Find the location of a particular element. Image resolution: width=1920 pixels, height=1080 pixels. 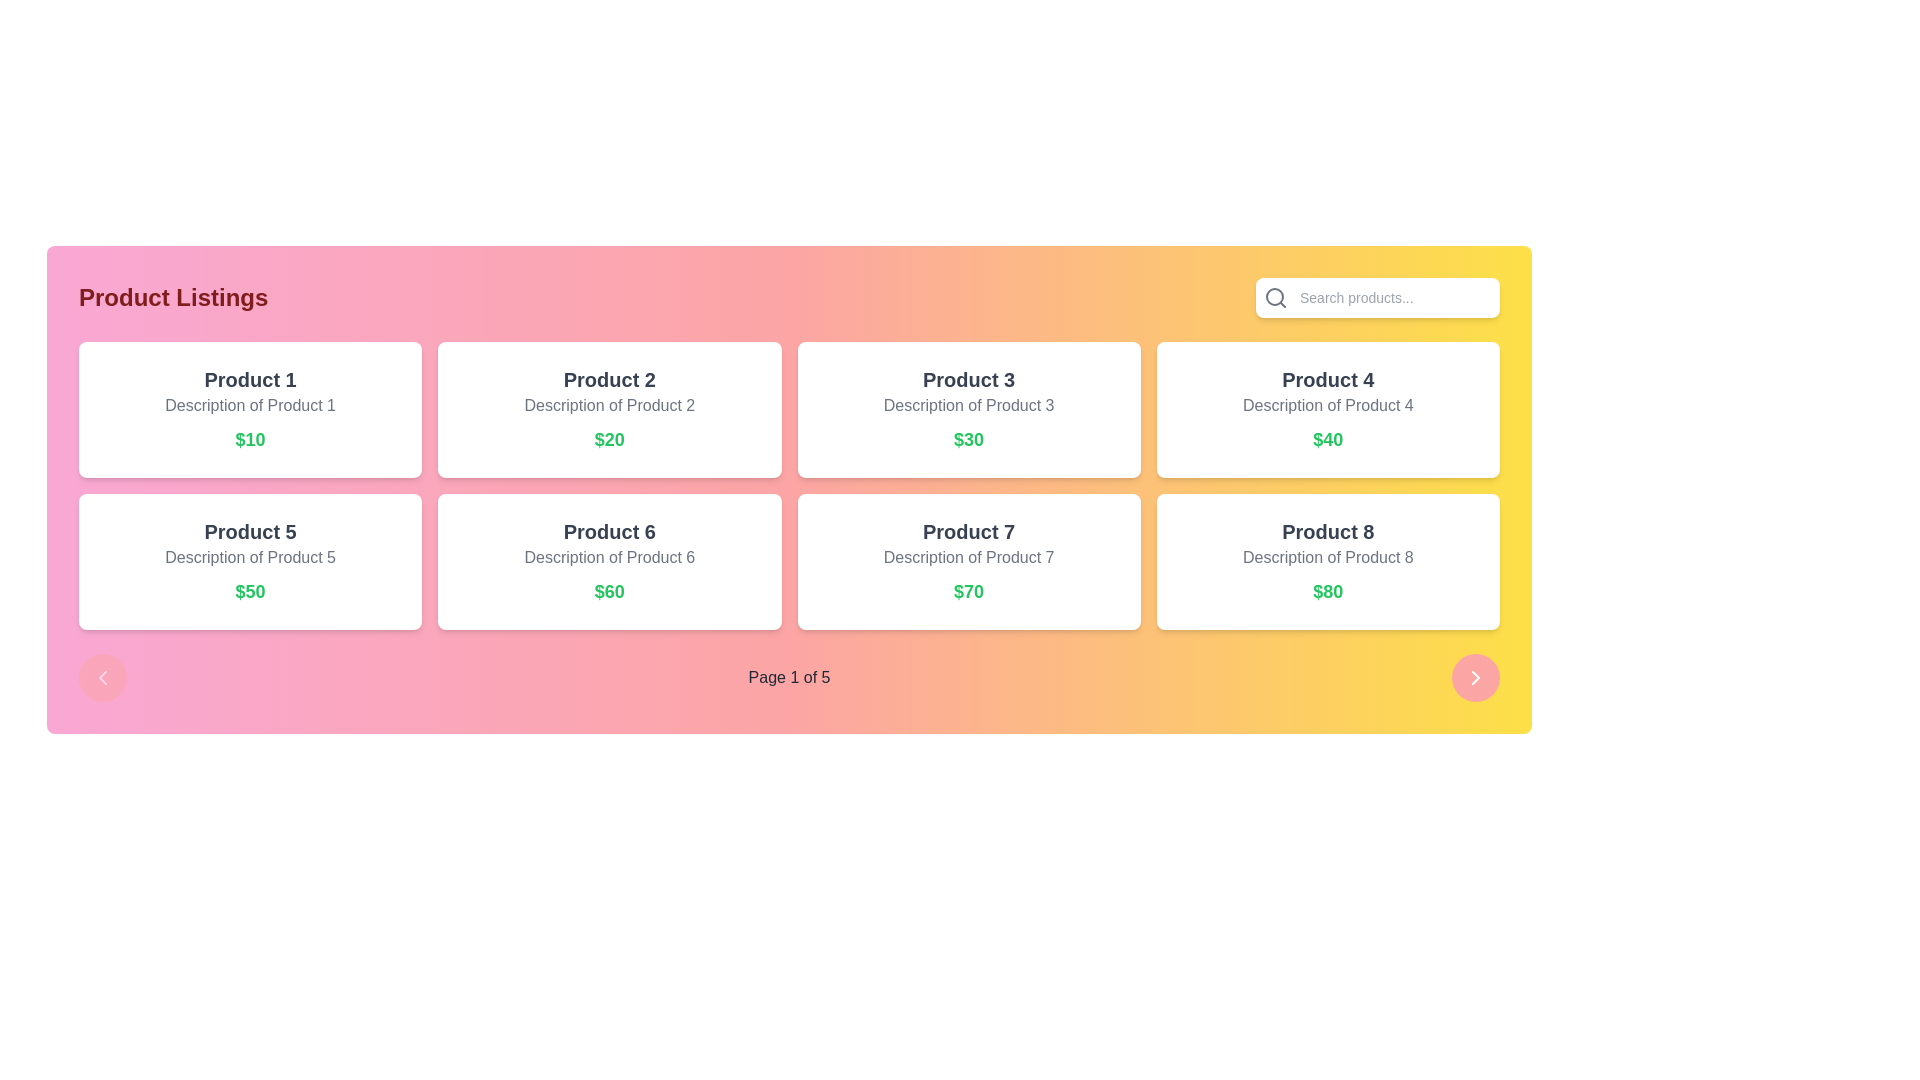

the price label displaying the value '$60' for the product represented by the card labeled 'Product 6', located in the second row and second column of the grid layout is located at coordinates (608, 590).